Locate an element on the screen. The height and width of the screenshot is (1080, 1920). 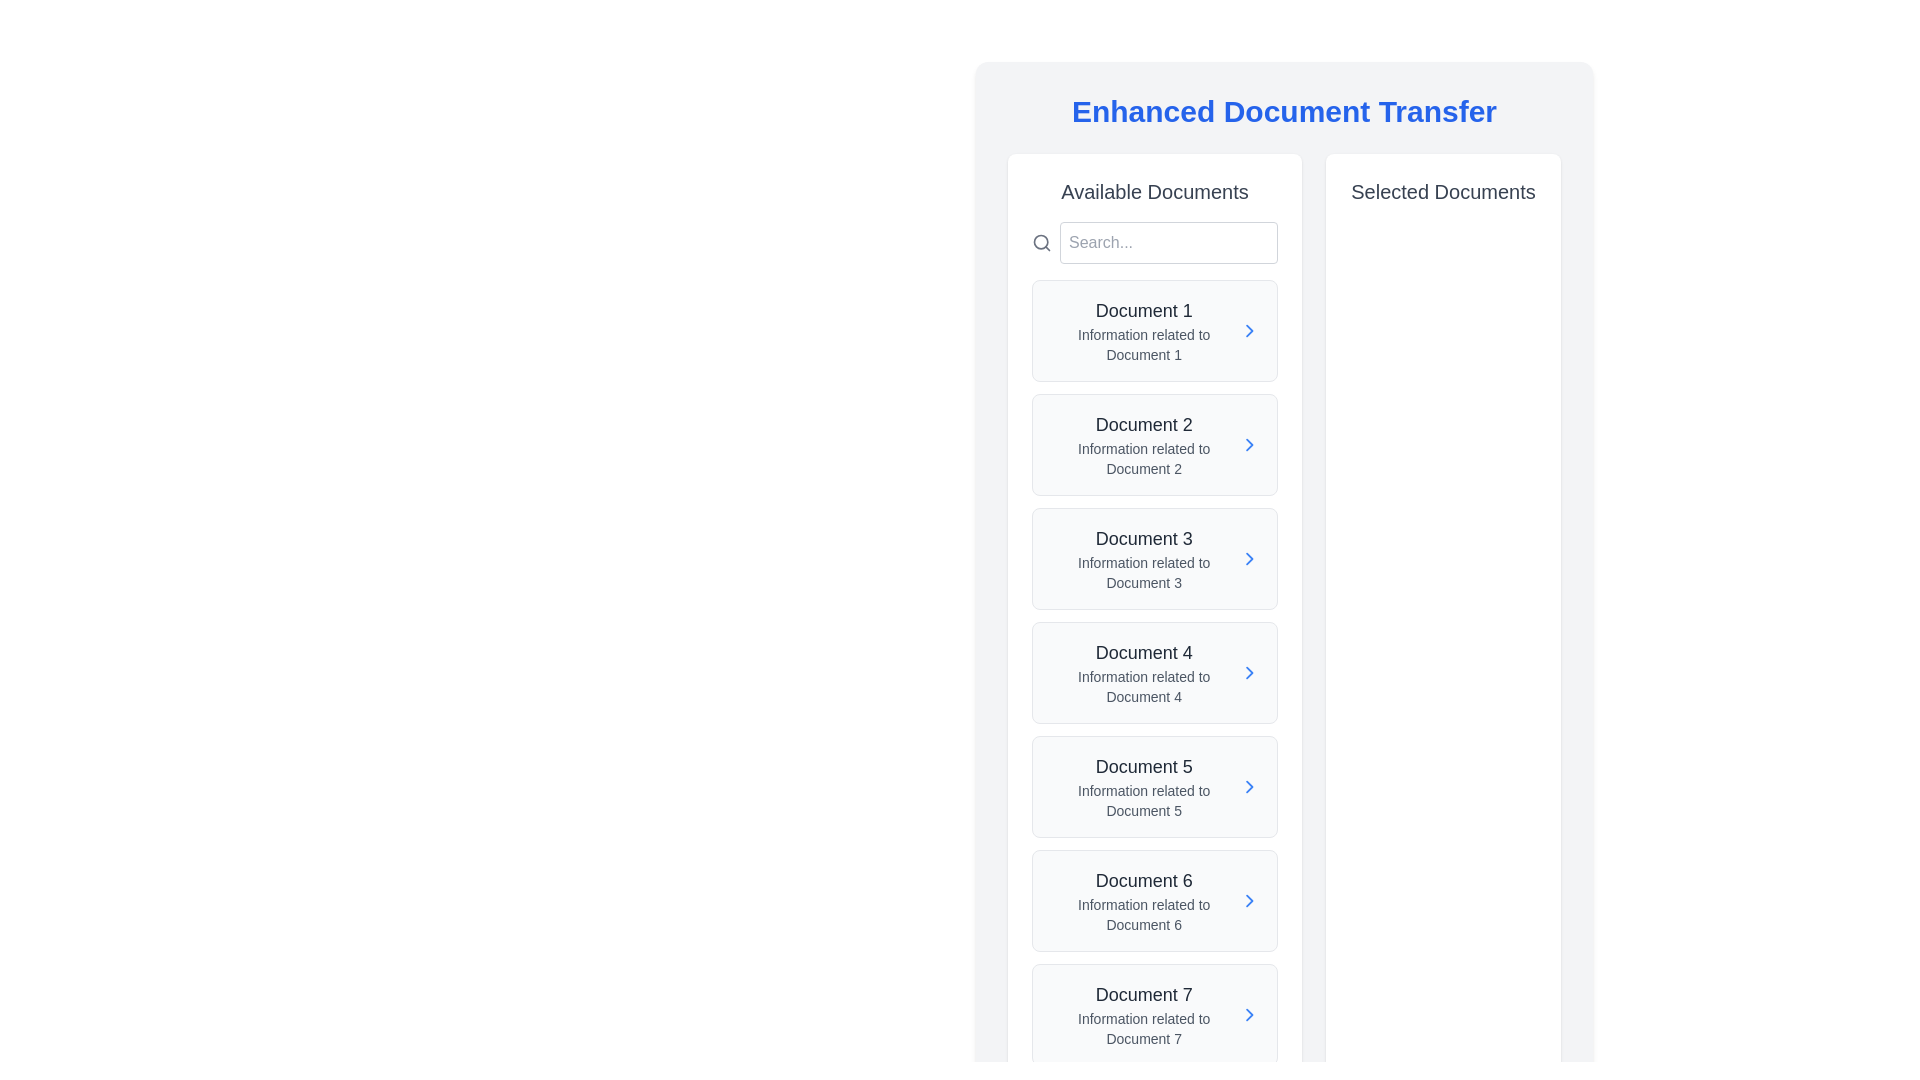
the Navigation arrow icon located next to 'Document 3' in the 'Available Documents' column is located at coordinates (1249, 559).